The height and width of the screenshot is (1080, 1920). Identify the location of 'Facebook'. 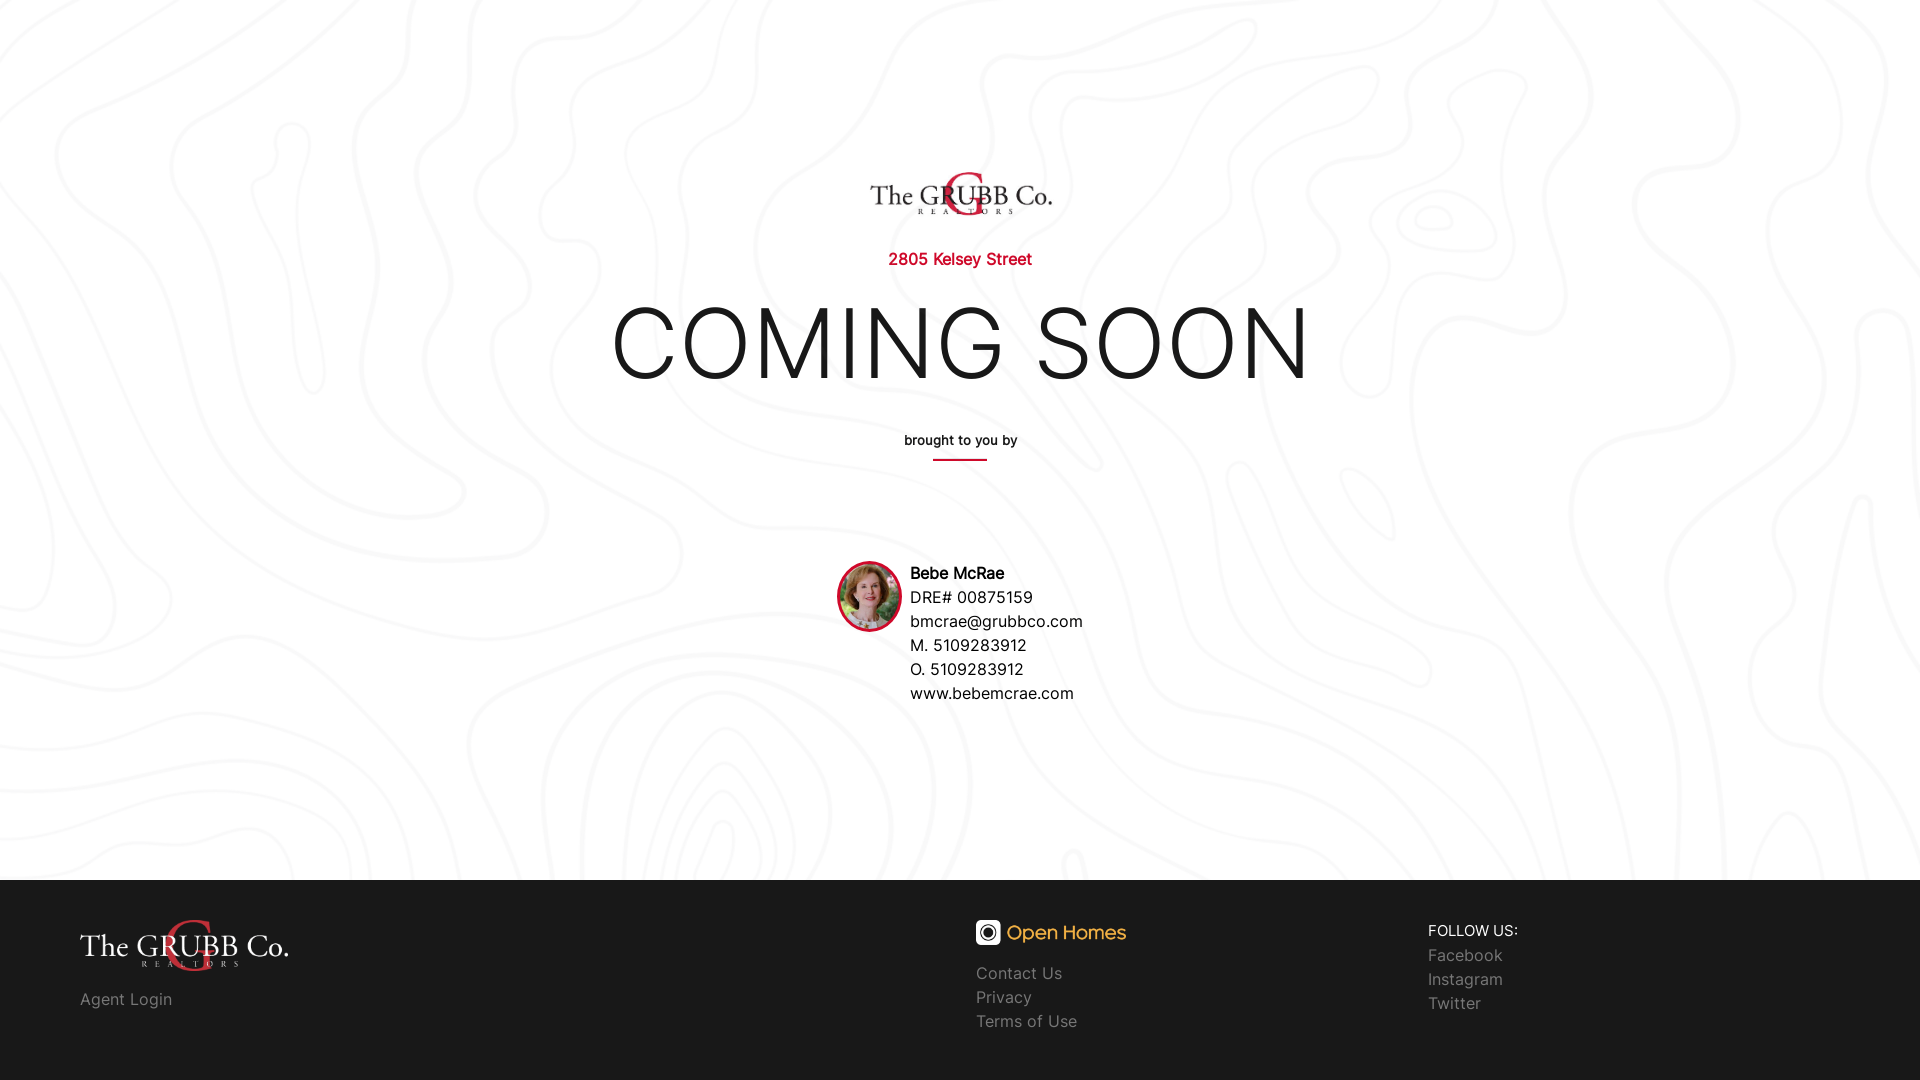
(1427, 952).